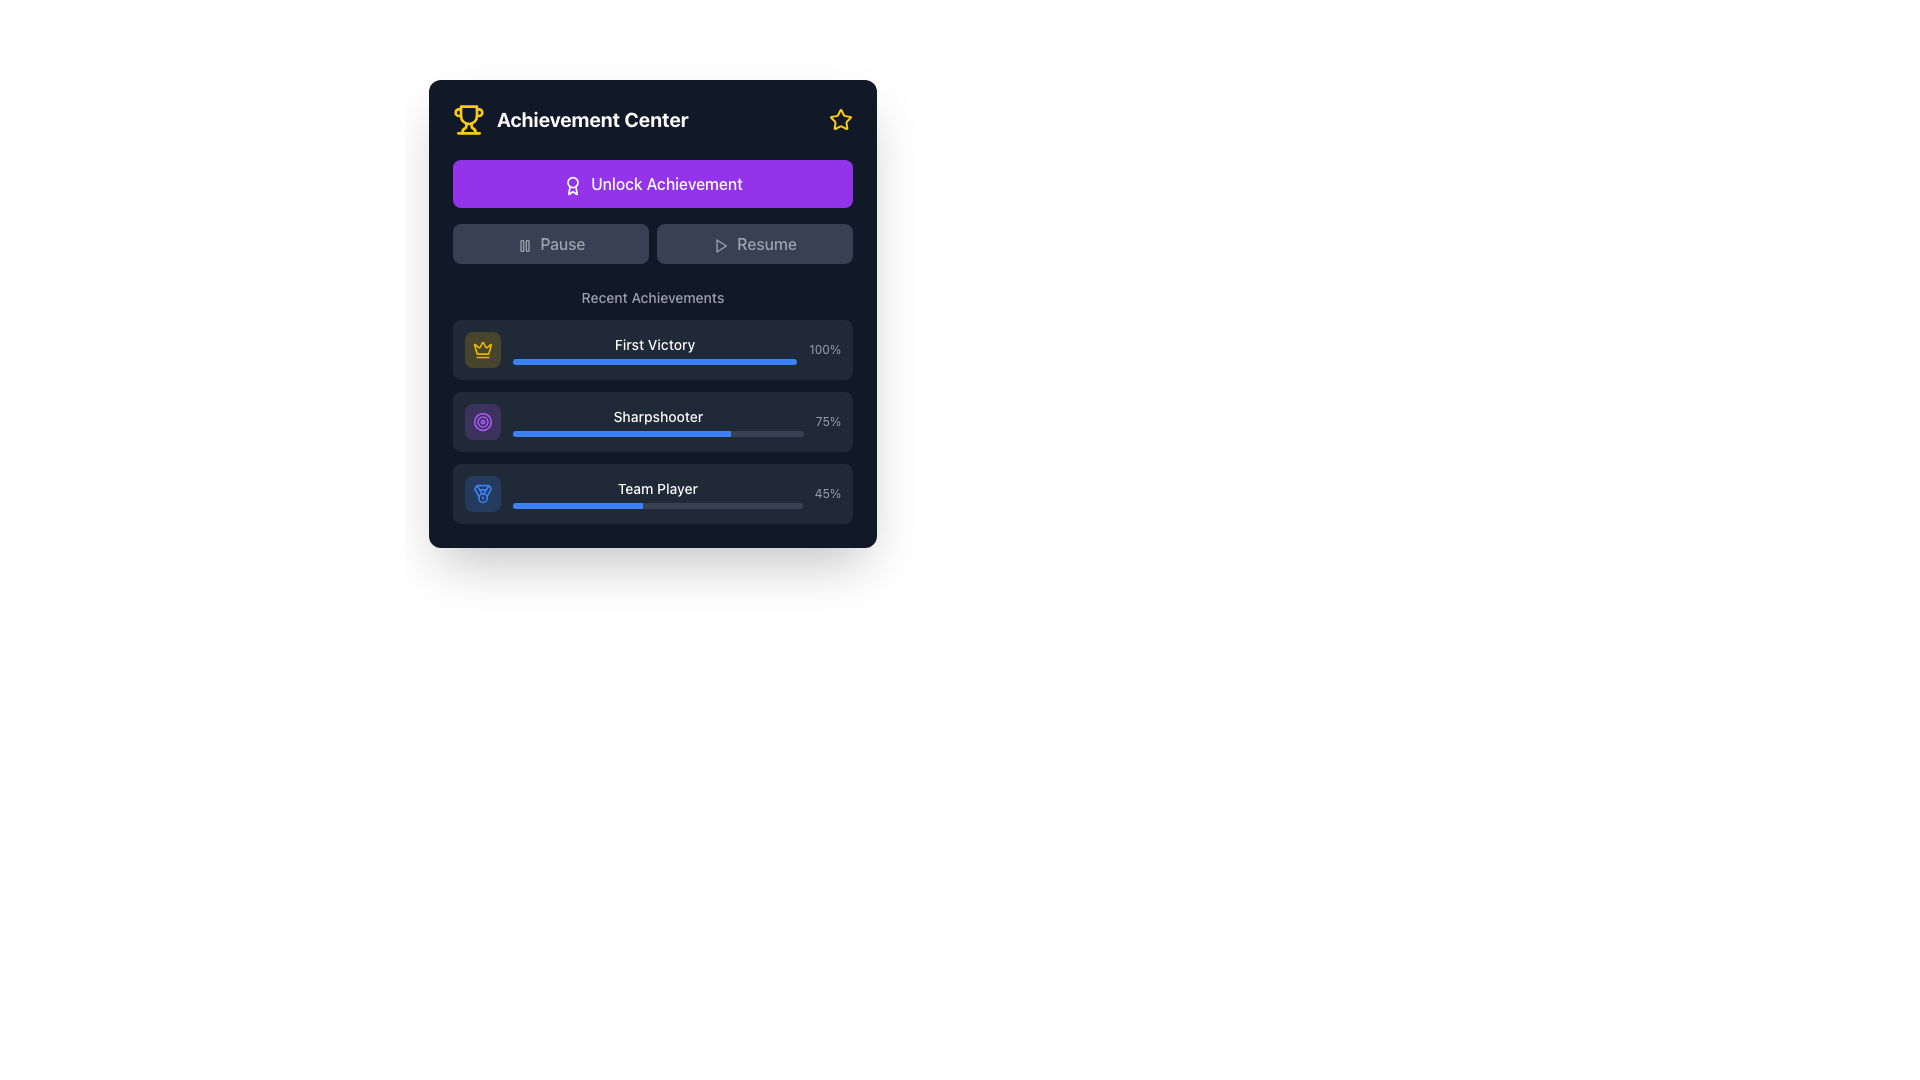 The width and height of the screenshot is (1920, 1080). Describe the element at coordinates (483, 493) in the screenshot. I see `the 'Team Player' achievement icon, which is the leftmost icon in a horizontally aligned list of three achievement icons located at the bottom of the panel` at that location.